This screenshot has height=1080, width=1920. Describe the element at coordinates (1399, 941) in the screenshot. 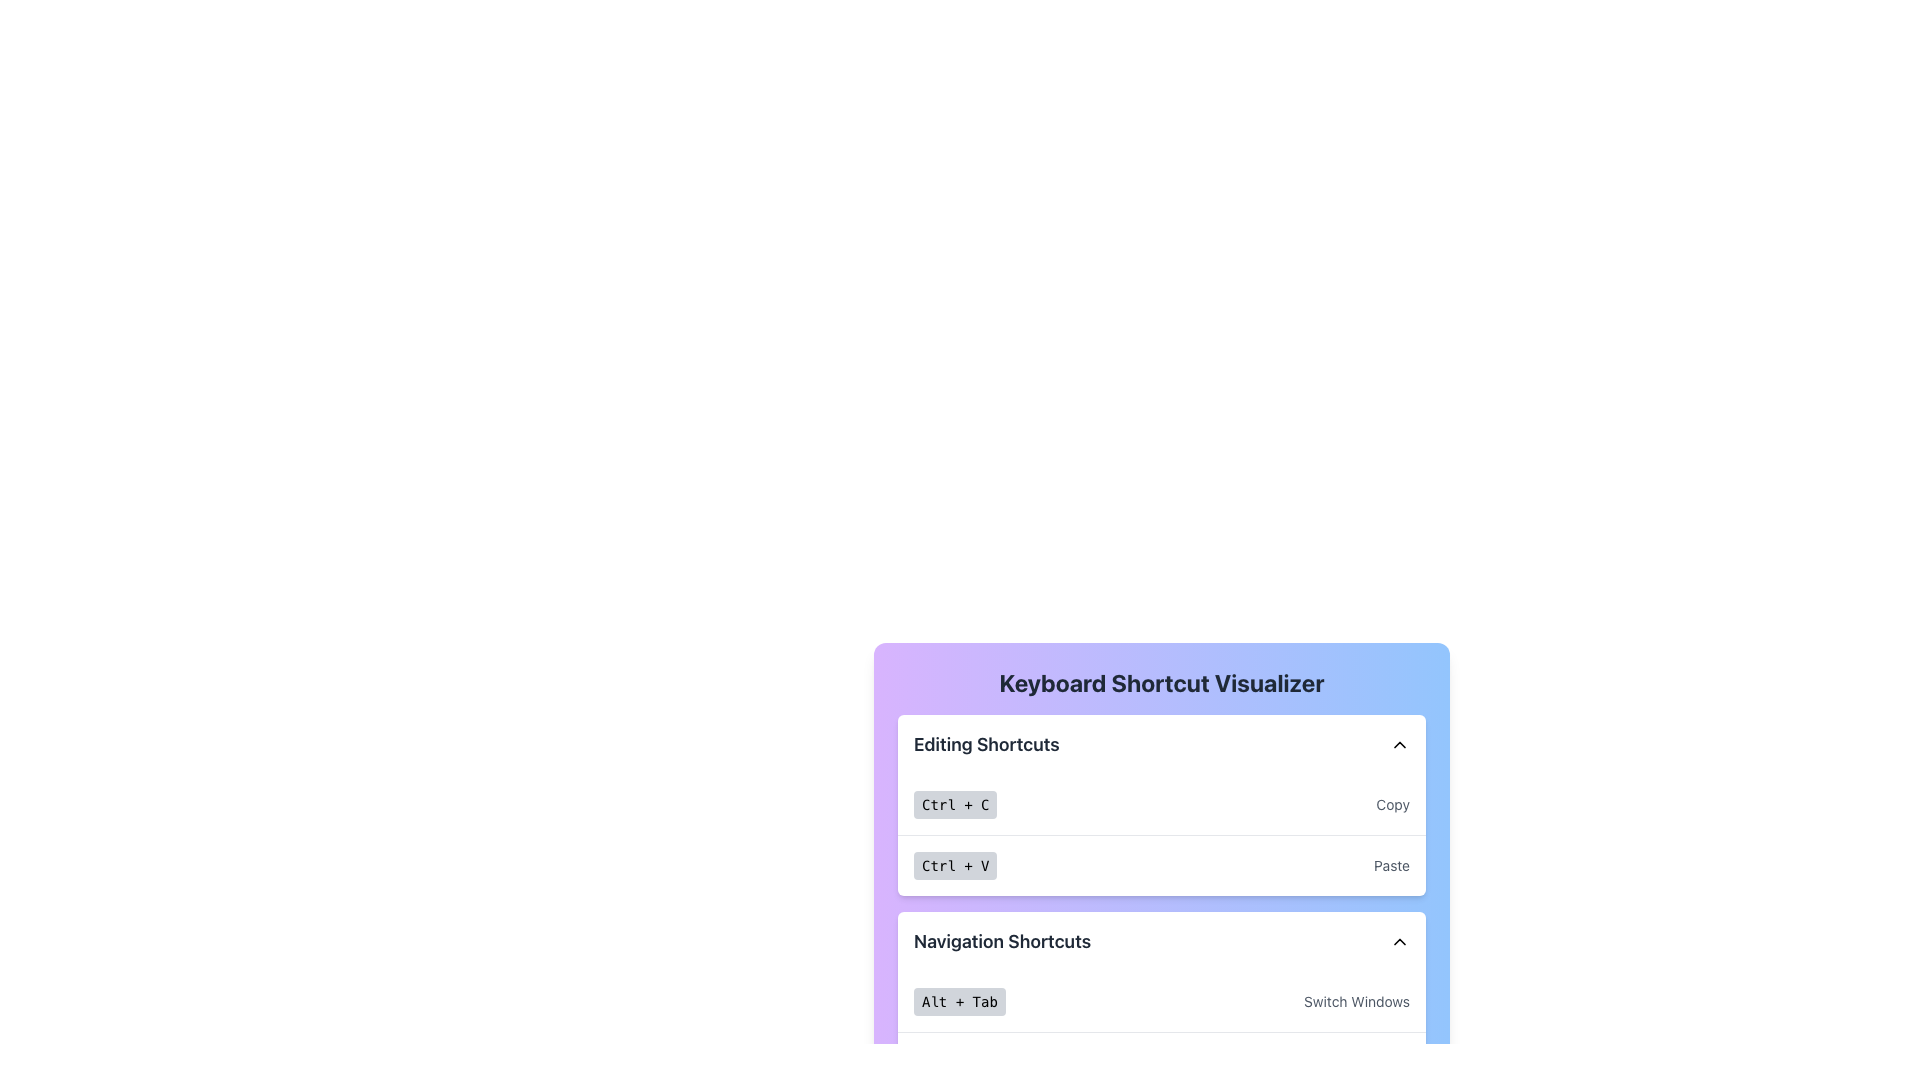

I see `the upward-pointing chevron icon located near the top-right corner of the 'Navigation Shortcuts' section header` at that location.